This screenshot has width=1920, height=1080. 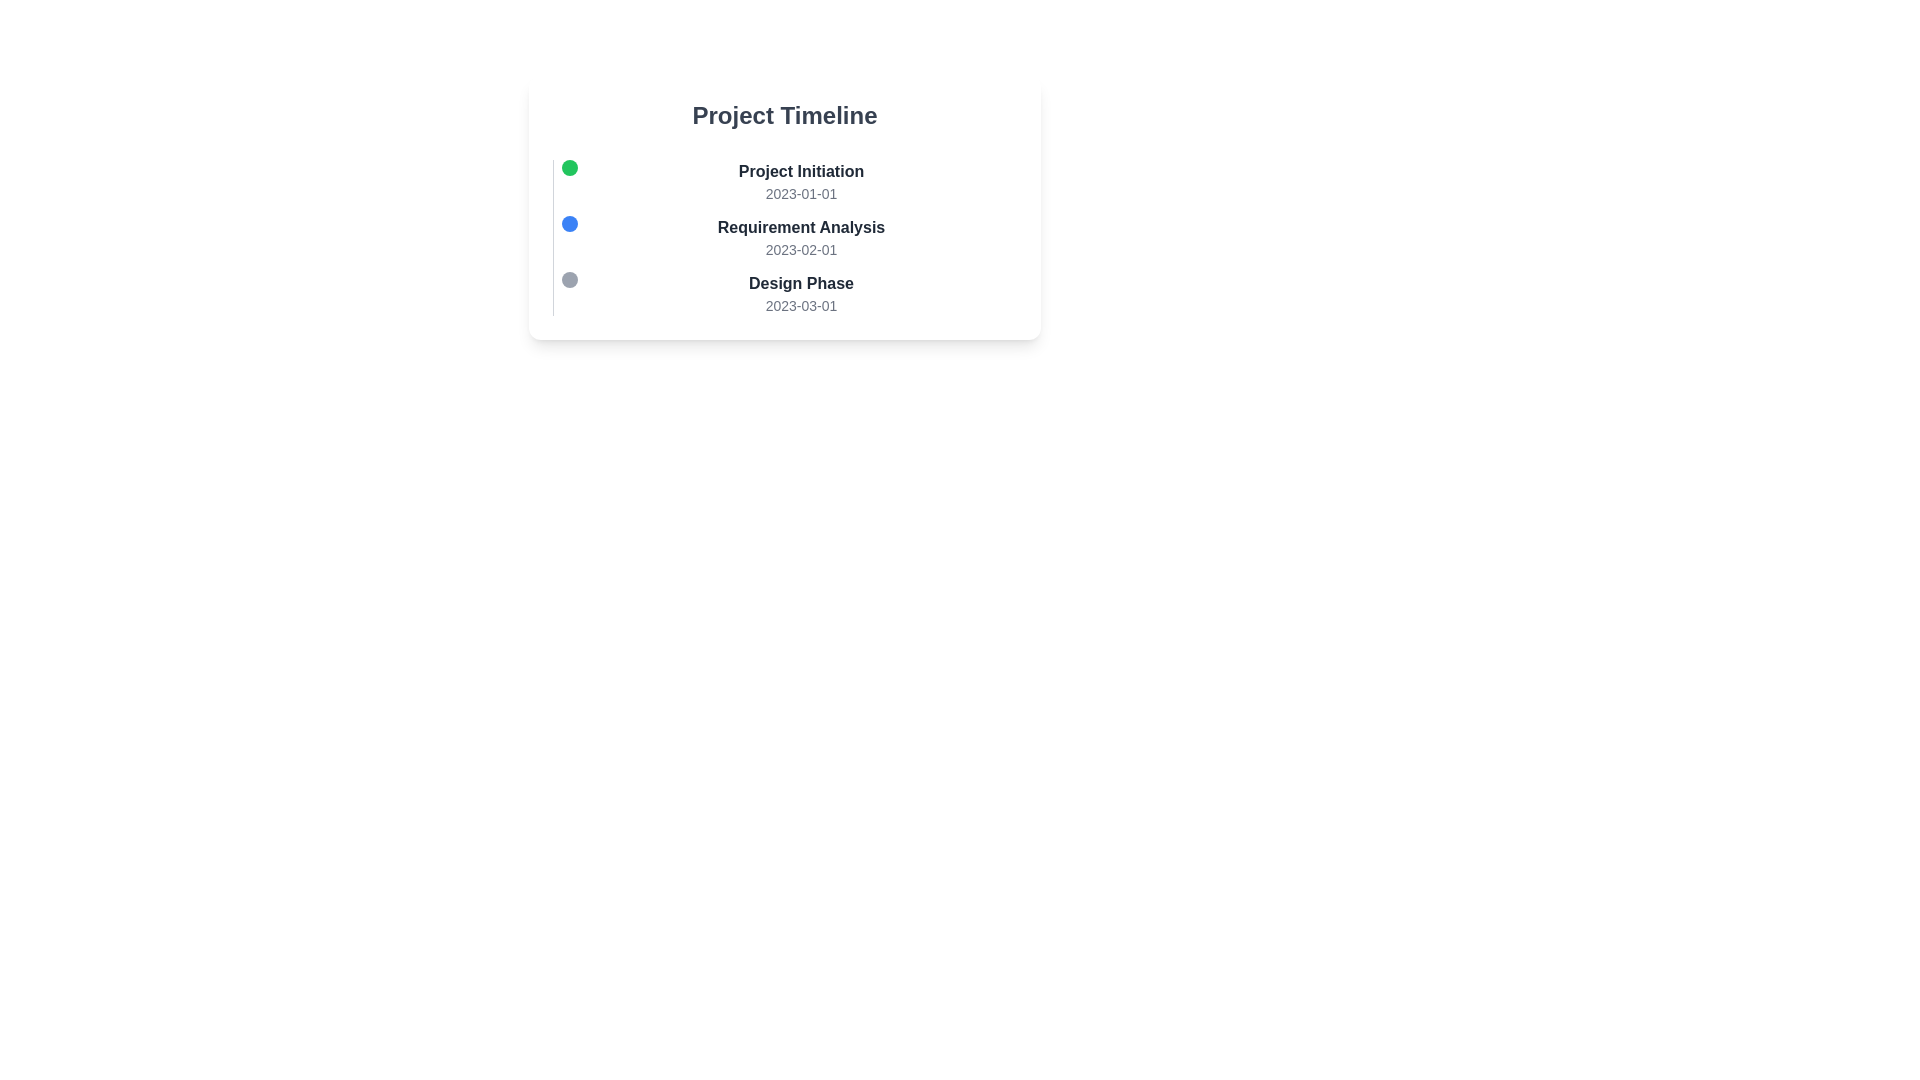 What do you see at coordinates (784, 115) in the screenshot?
I see `the 'Project Timeline' heading text label, which serves as the title for the section indicating the purpose of the displayed content below` at bounding box center [784, 115].